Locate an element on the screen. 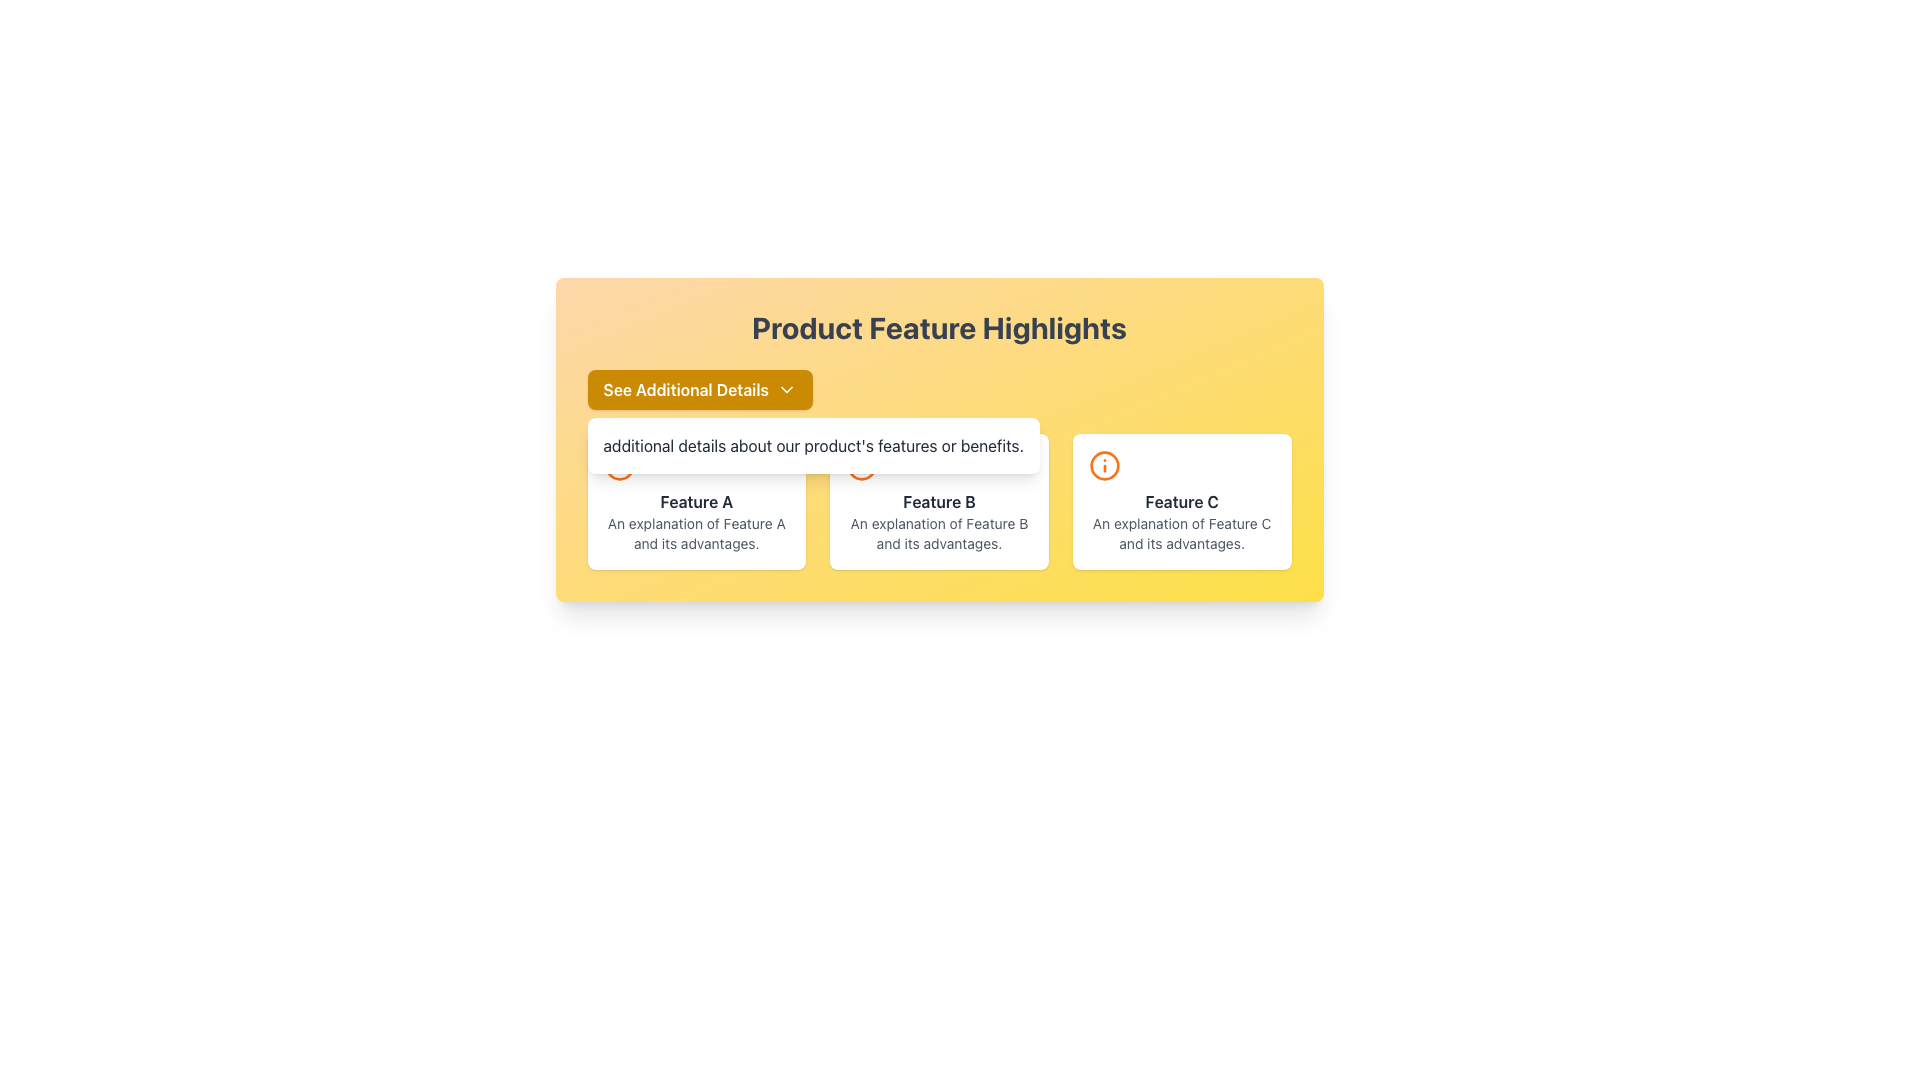 Image resolution: width=1920 pixels, height=1080 pixels. the solid orange circular graphic element located at the center of the icon in the rightmost card named 'Feature C' is located at coordinates (1103, 466).